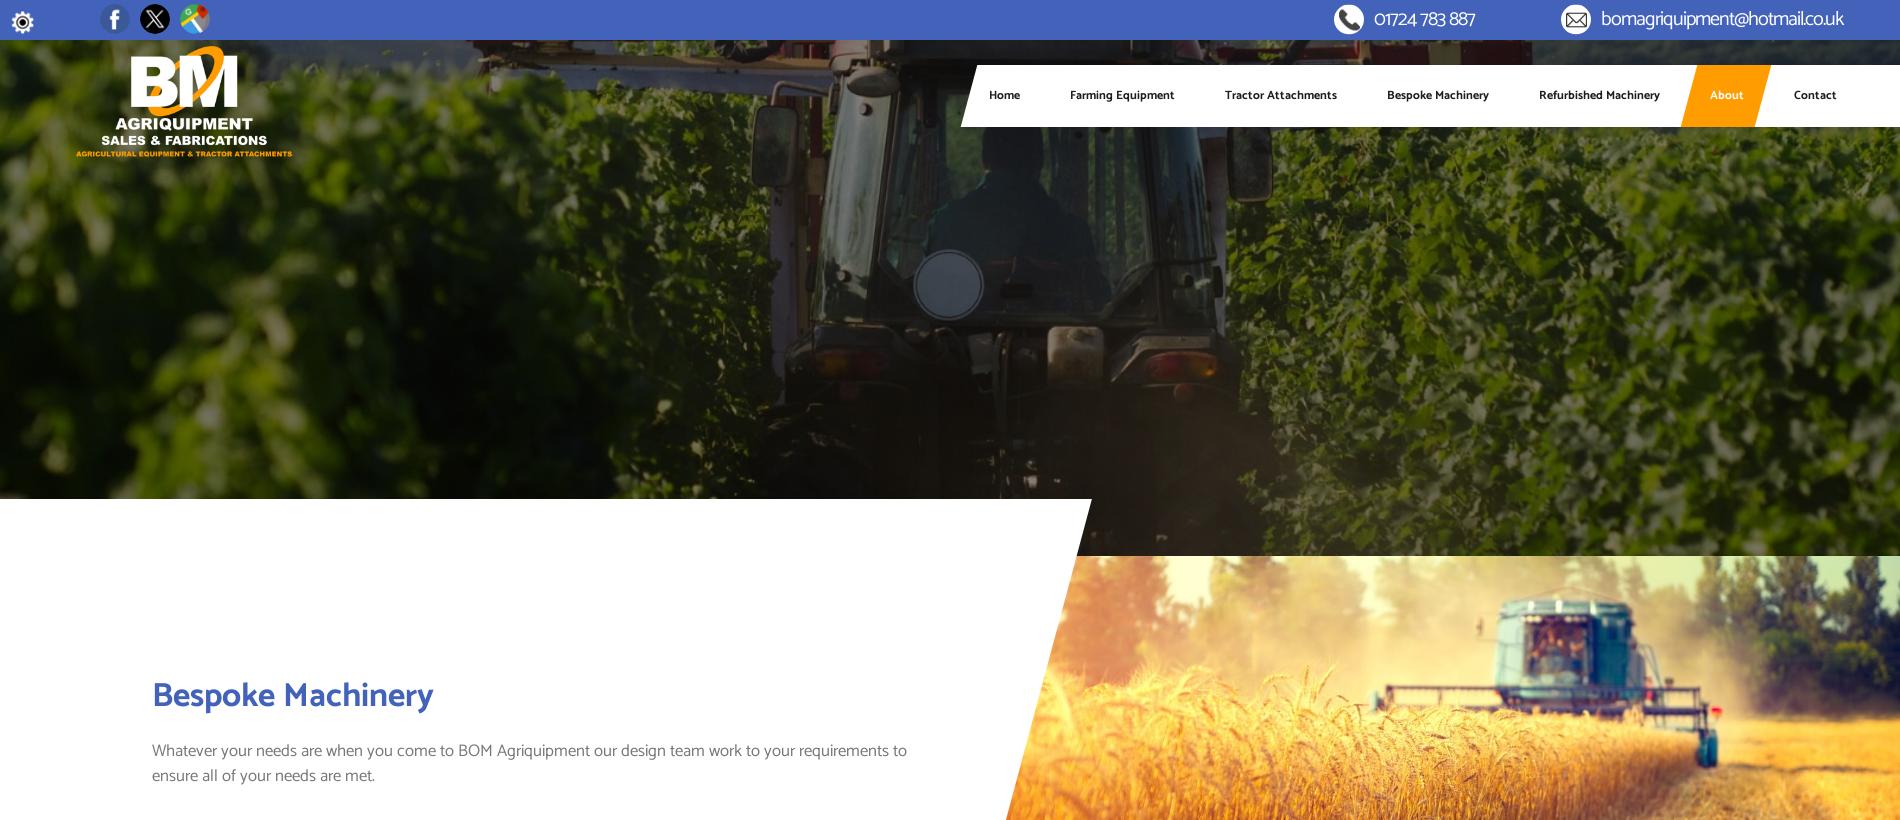 This screenshot has width=1900, height=820. I want to click on 'Email:', so click(1538, 27).